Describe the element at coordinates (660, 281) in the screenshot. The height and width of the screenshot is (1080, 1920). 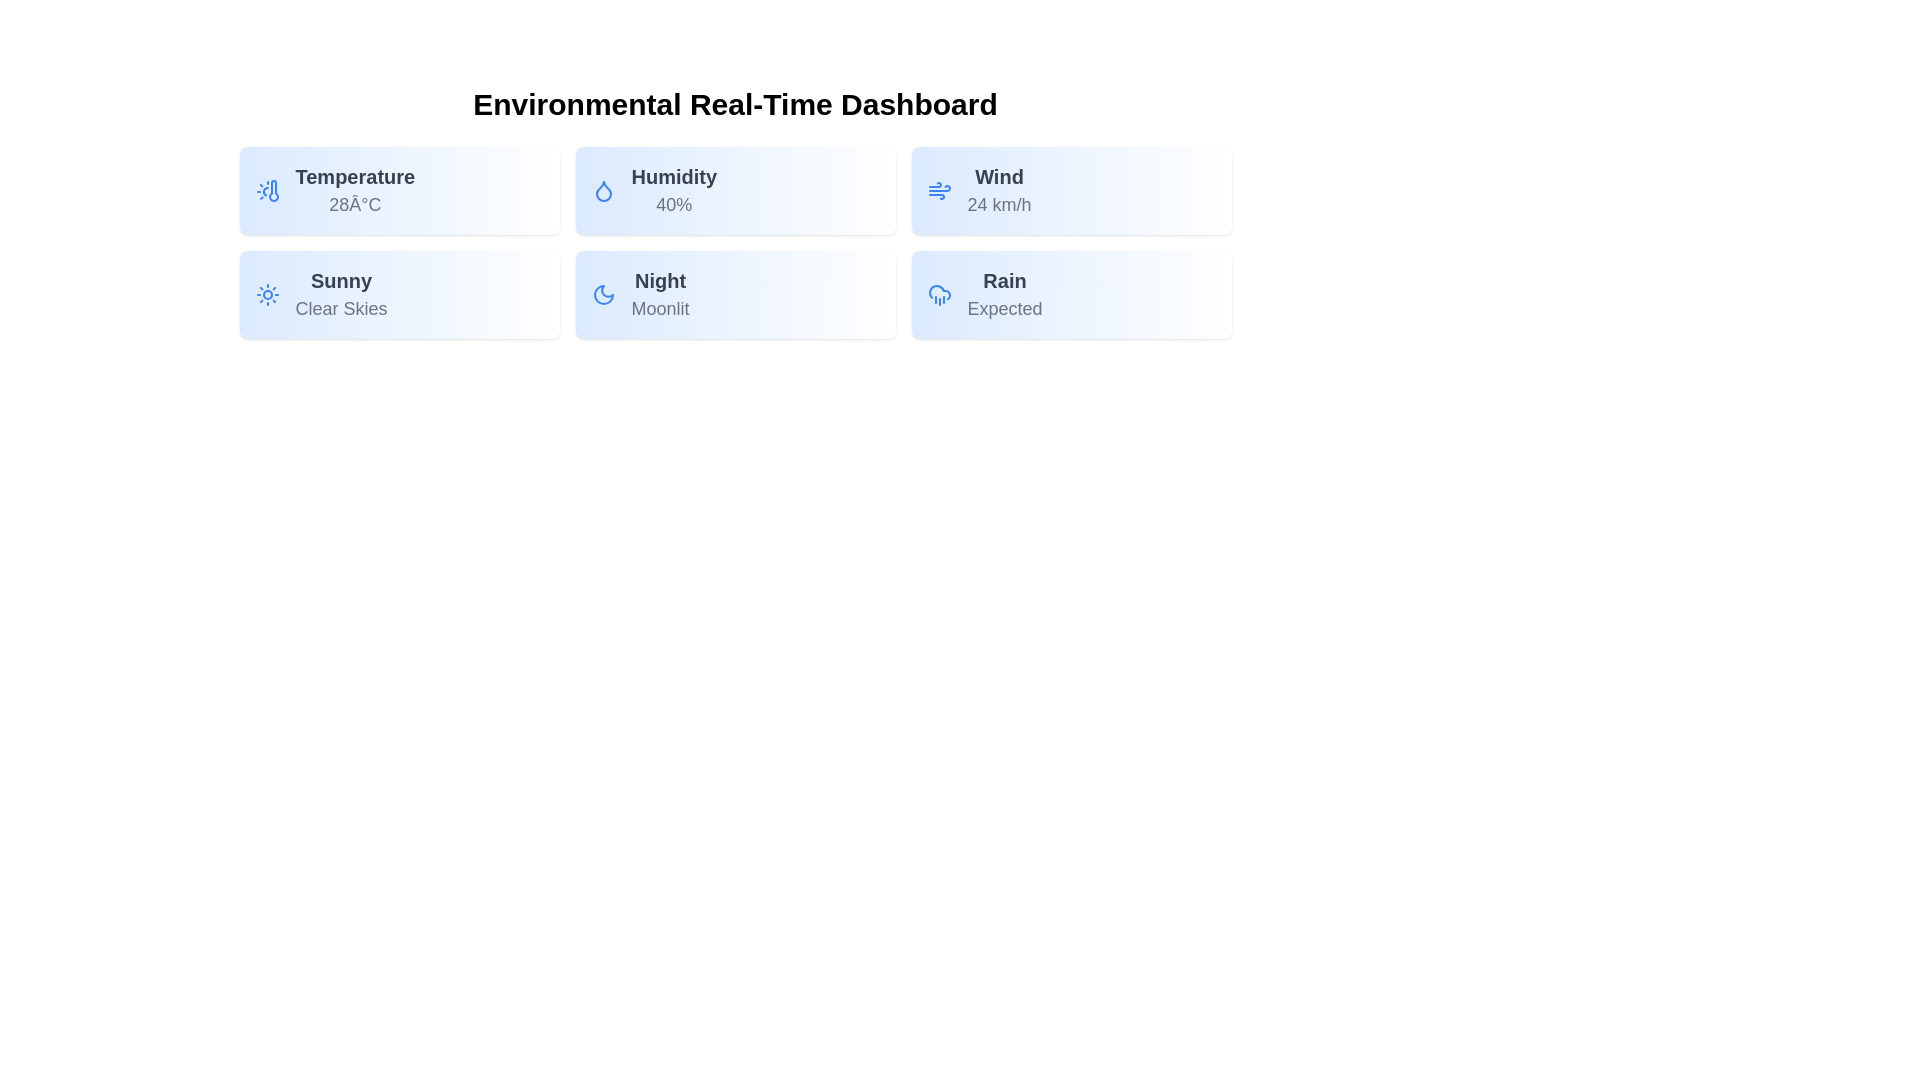
I see `the Text label indicating nighttime or environmental conditions located in the second row, second column of a grid layout, above the 'Moonlit' text element` at that location.